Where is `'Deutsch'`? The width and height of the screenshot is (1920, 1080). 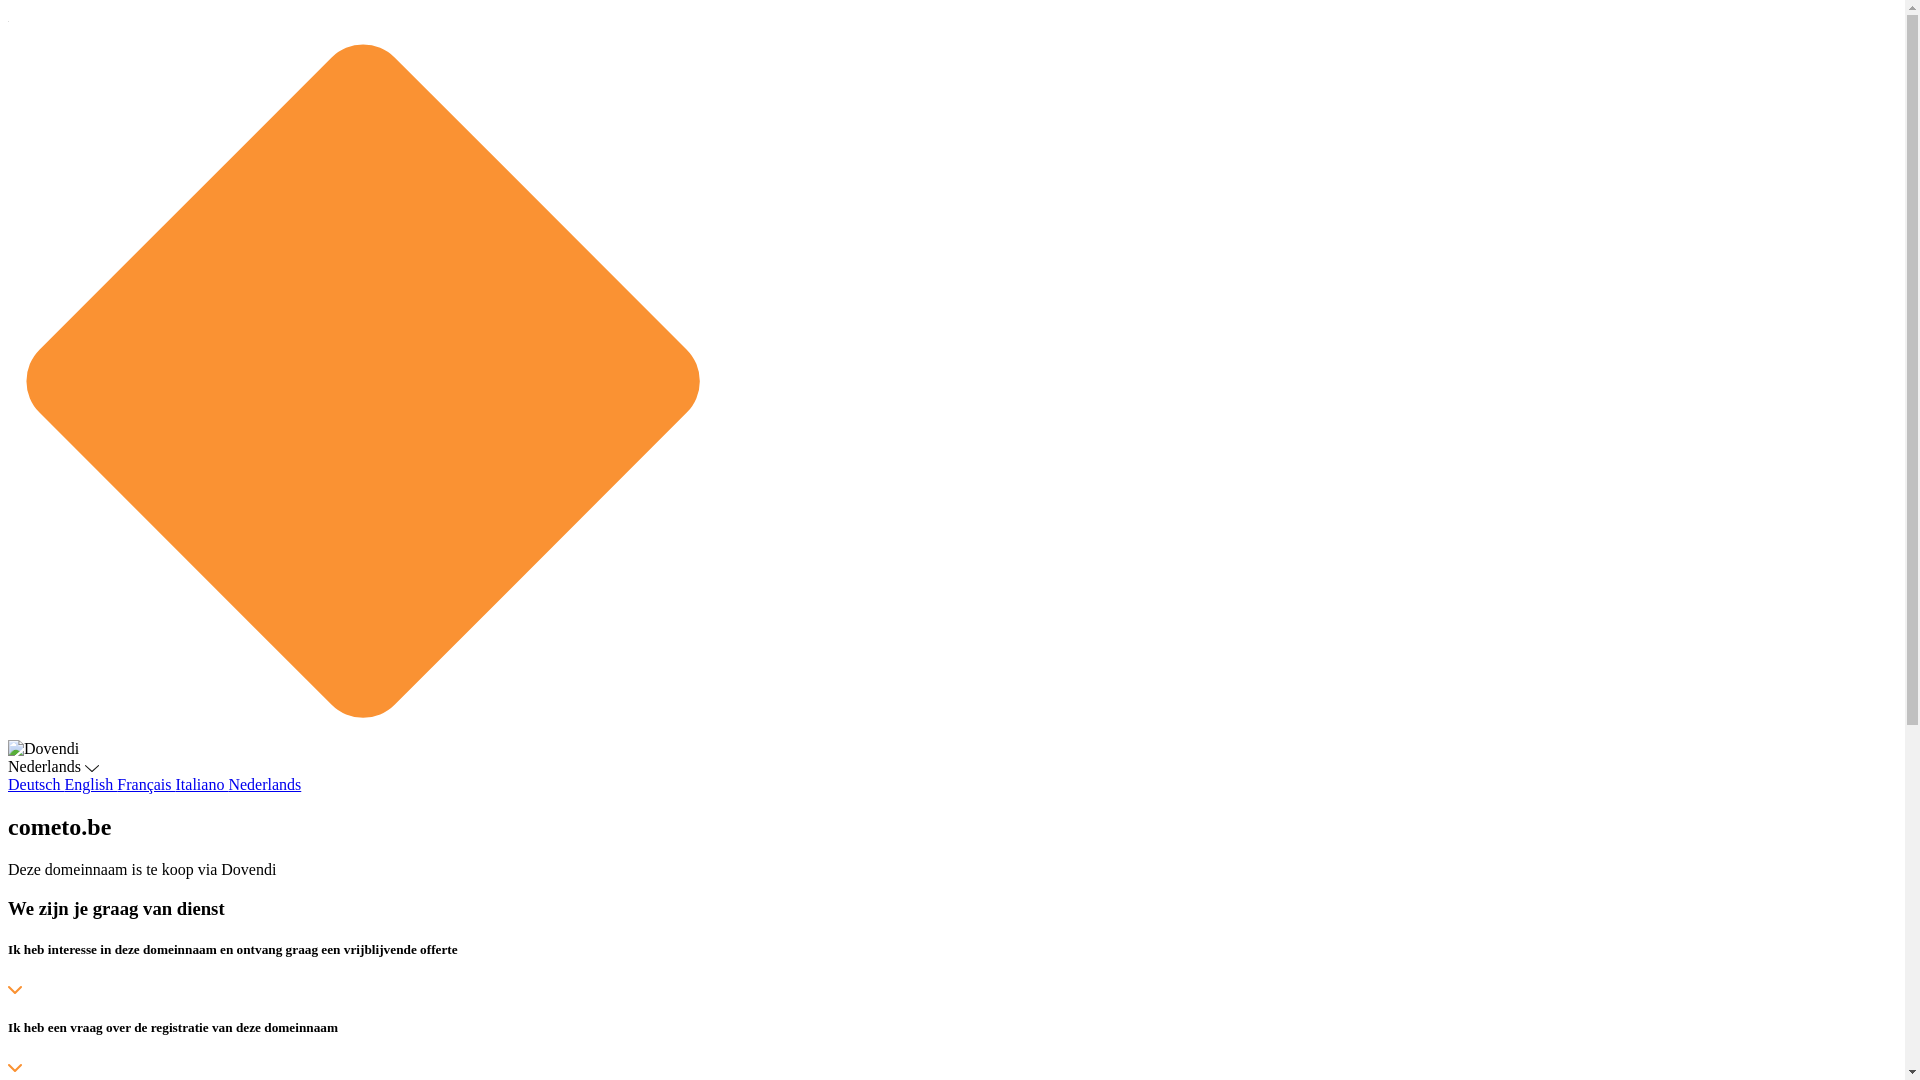 'Deutsch' is located at coordinates (35, 783).